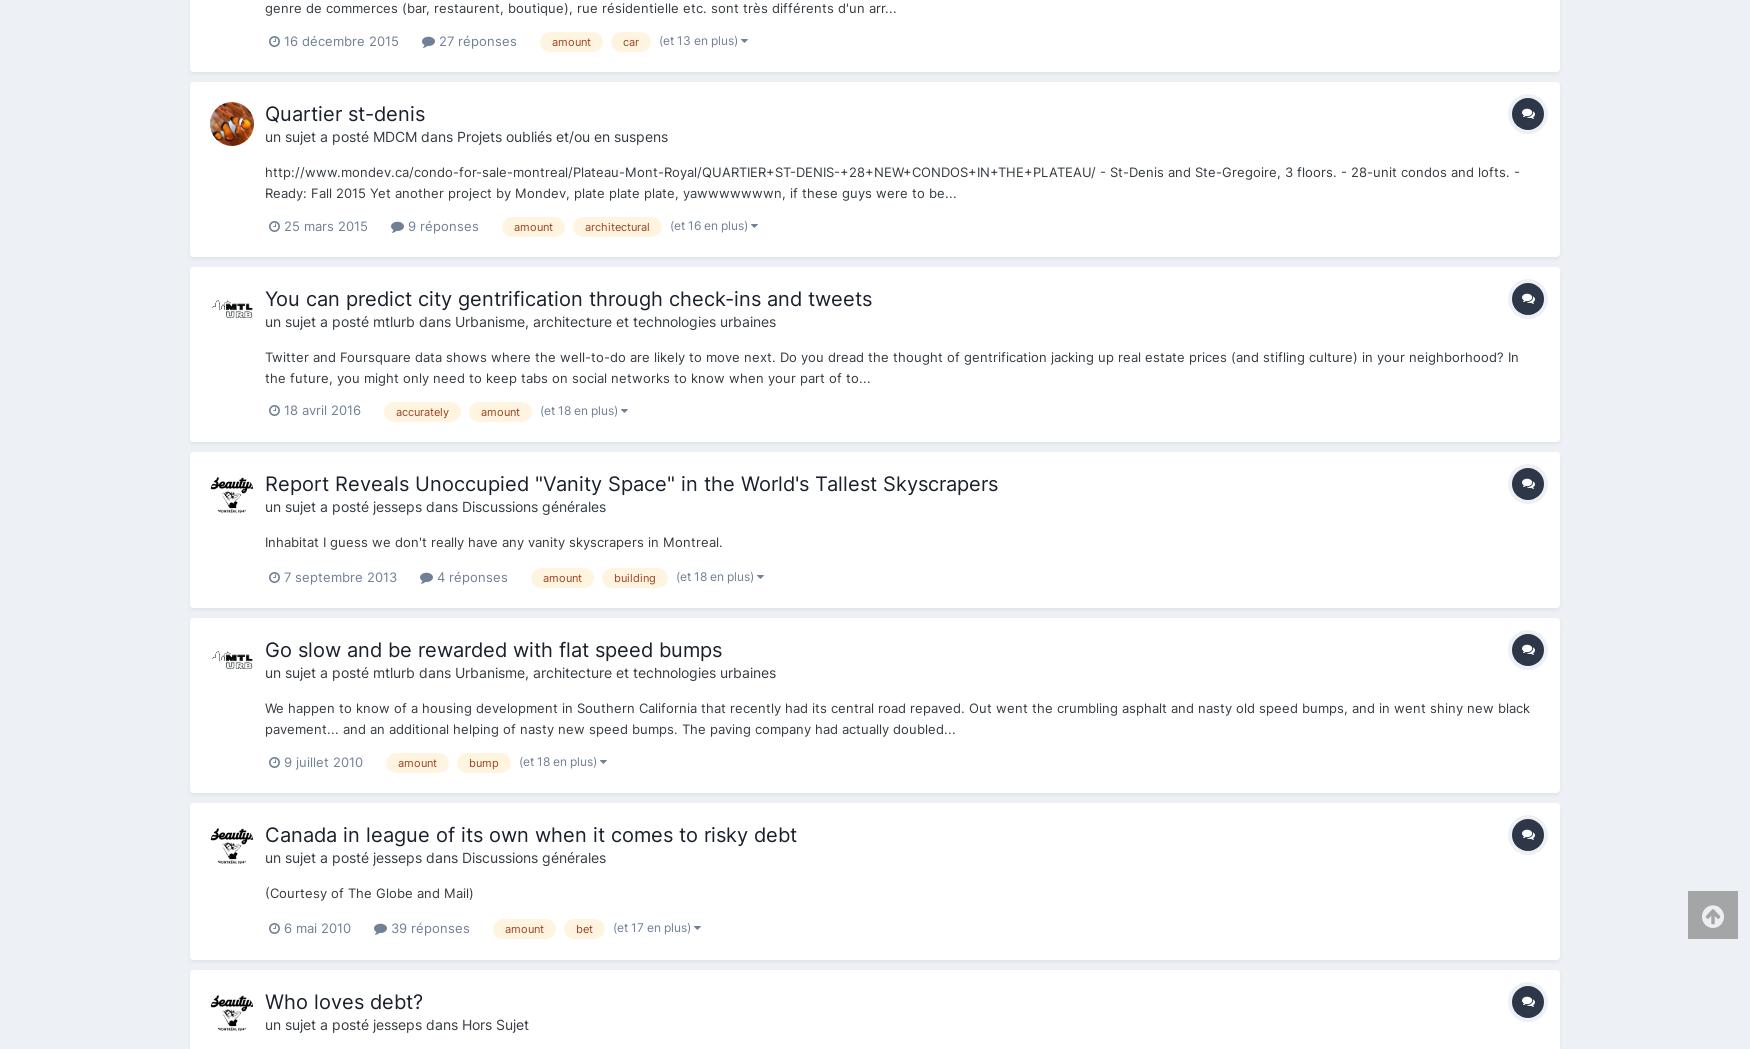  I want to click on 'Projets oubliés et/ou en suspens', so click(456, 136).